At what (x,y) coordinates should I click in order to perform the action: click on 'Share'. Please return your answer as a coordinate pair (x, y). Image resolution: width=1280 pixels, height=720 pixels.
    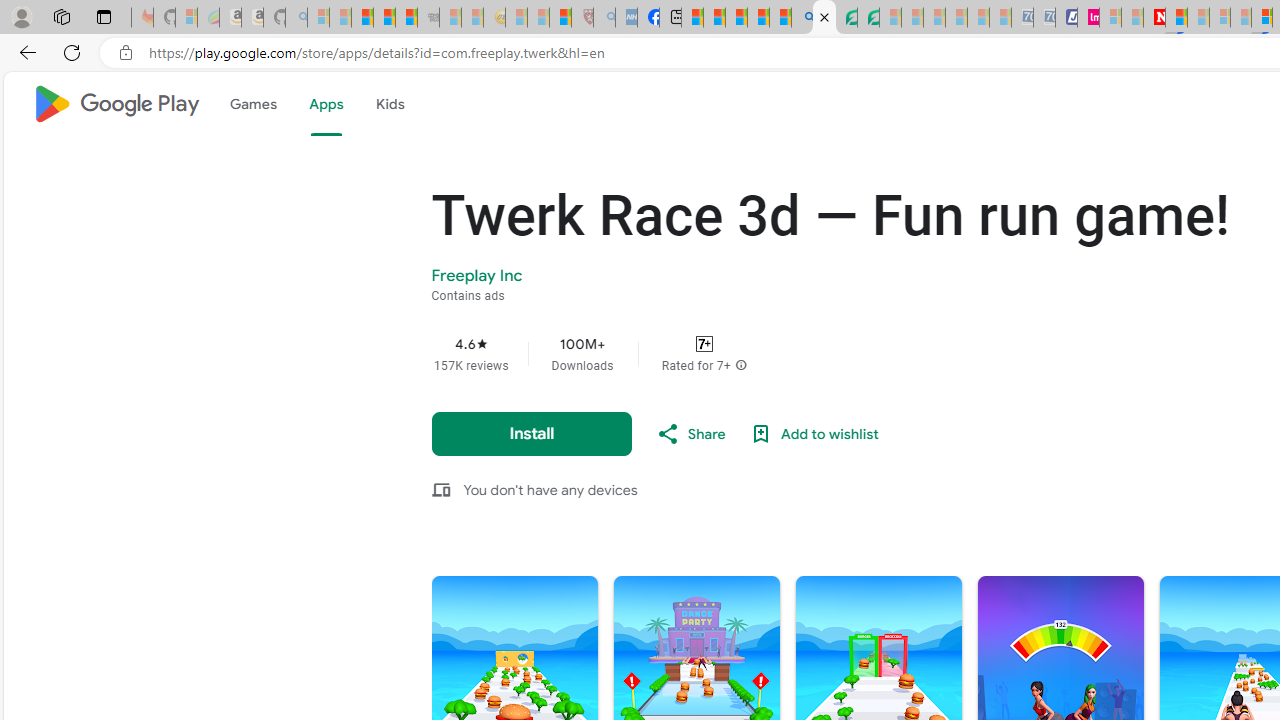
    Looking at the image, I should click on (689, 433).